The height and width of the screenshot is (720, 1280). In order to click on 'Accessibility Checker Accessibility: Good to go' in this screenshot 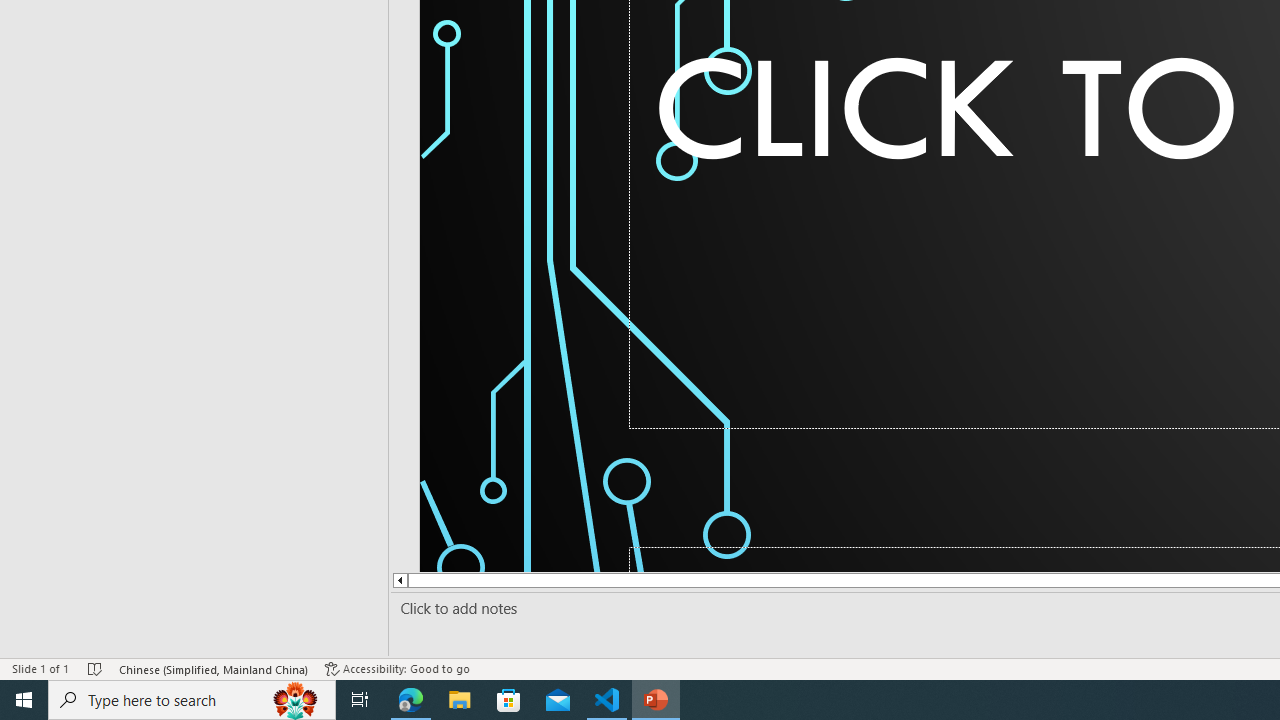, I will do `click(397, 669)`.